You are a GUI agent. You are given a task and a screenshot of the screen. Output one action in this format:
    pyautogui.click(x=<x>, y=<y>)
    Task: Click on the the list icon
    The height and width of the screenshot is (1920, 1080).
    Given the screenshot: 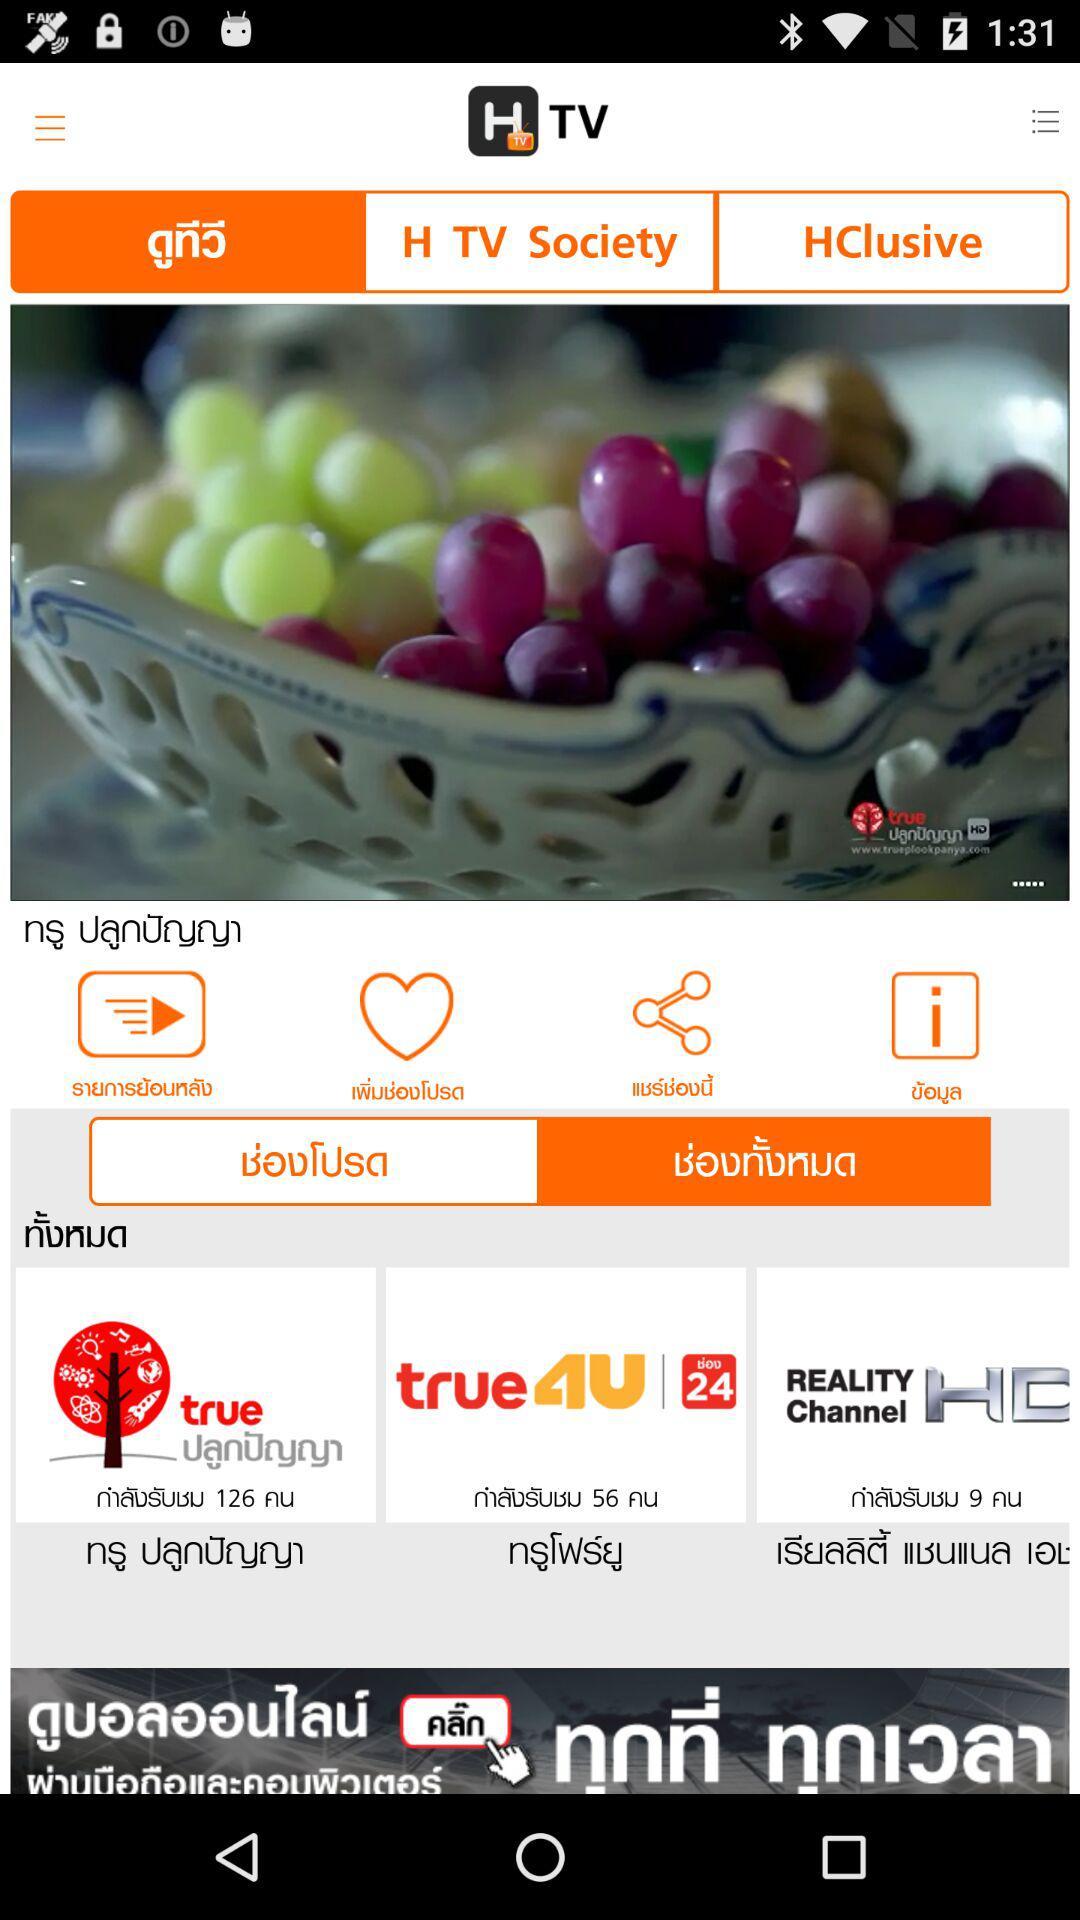 What is the action you would take?
    pyautogui.click(x=1043, y=128)
    